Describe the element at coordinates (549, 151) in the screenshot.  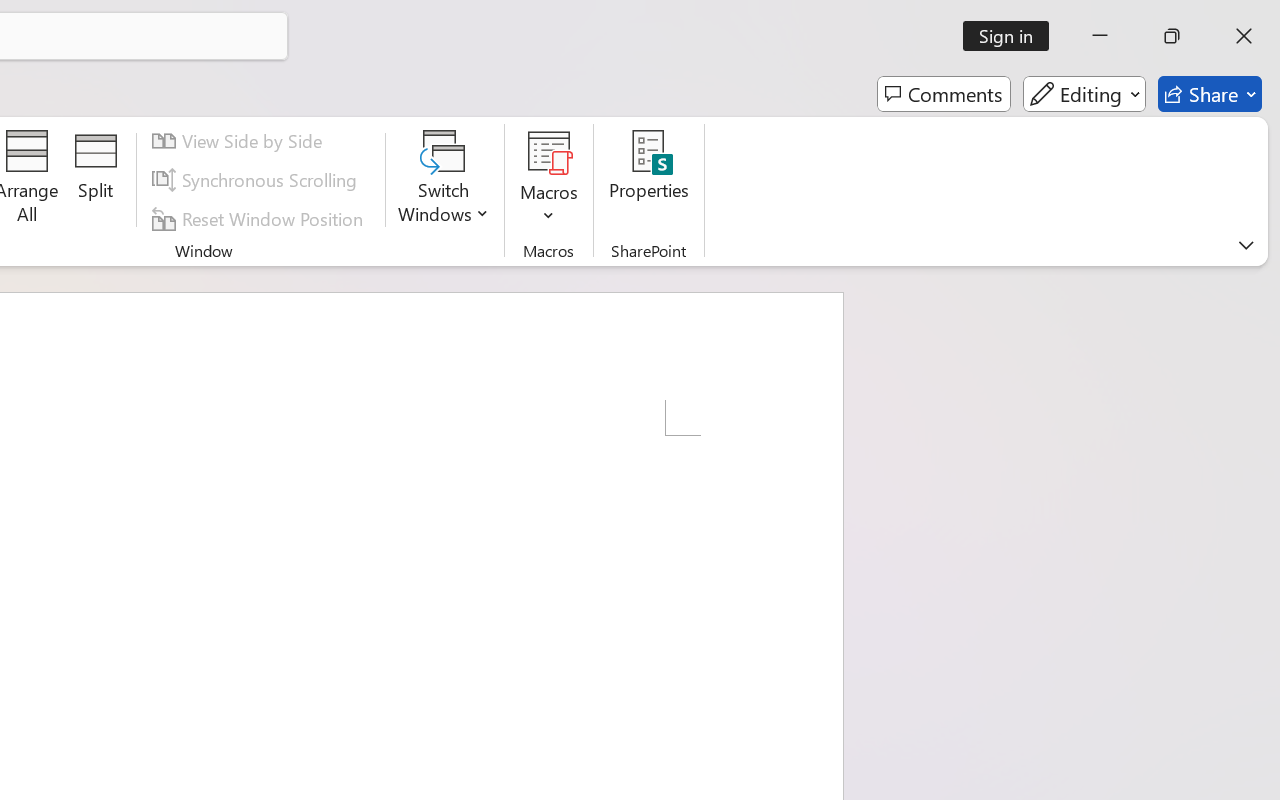
I see `'View Macros'` at that location.